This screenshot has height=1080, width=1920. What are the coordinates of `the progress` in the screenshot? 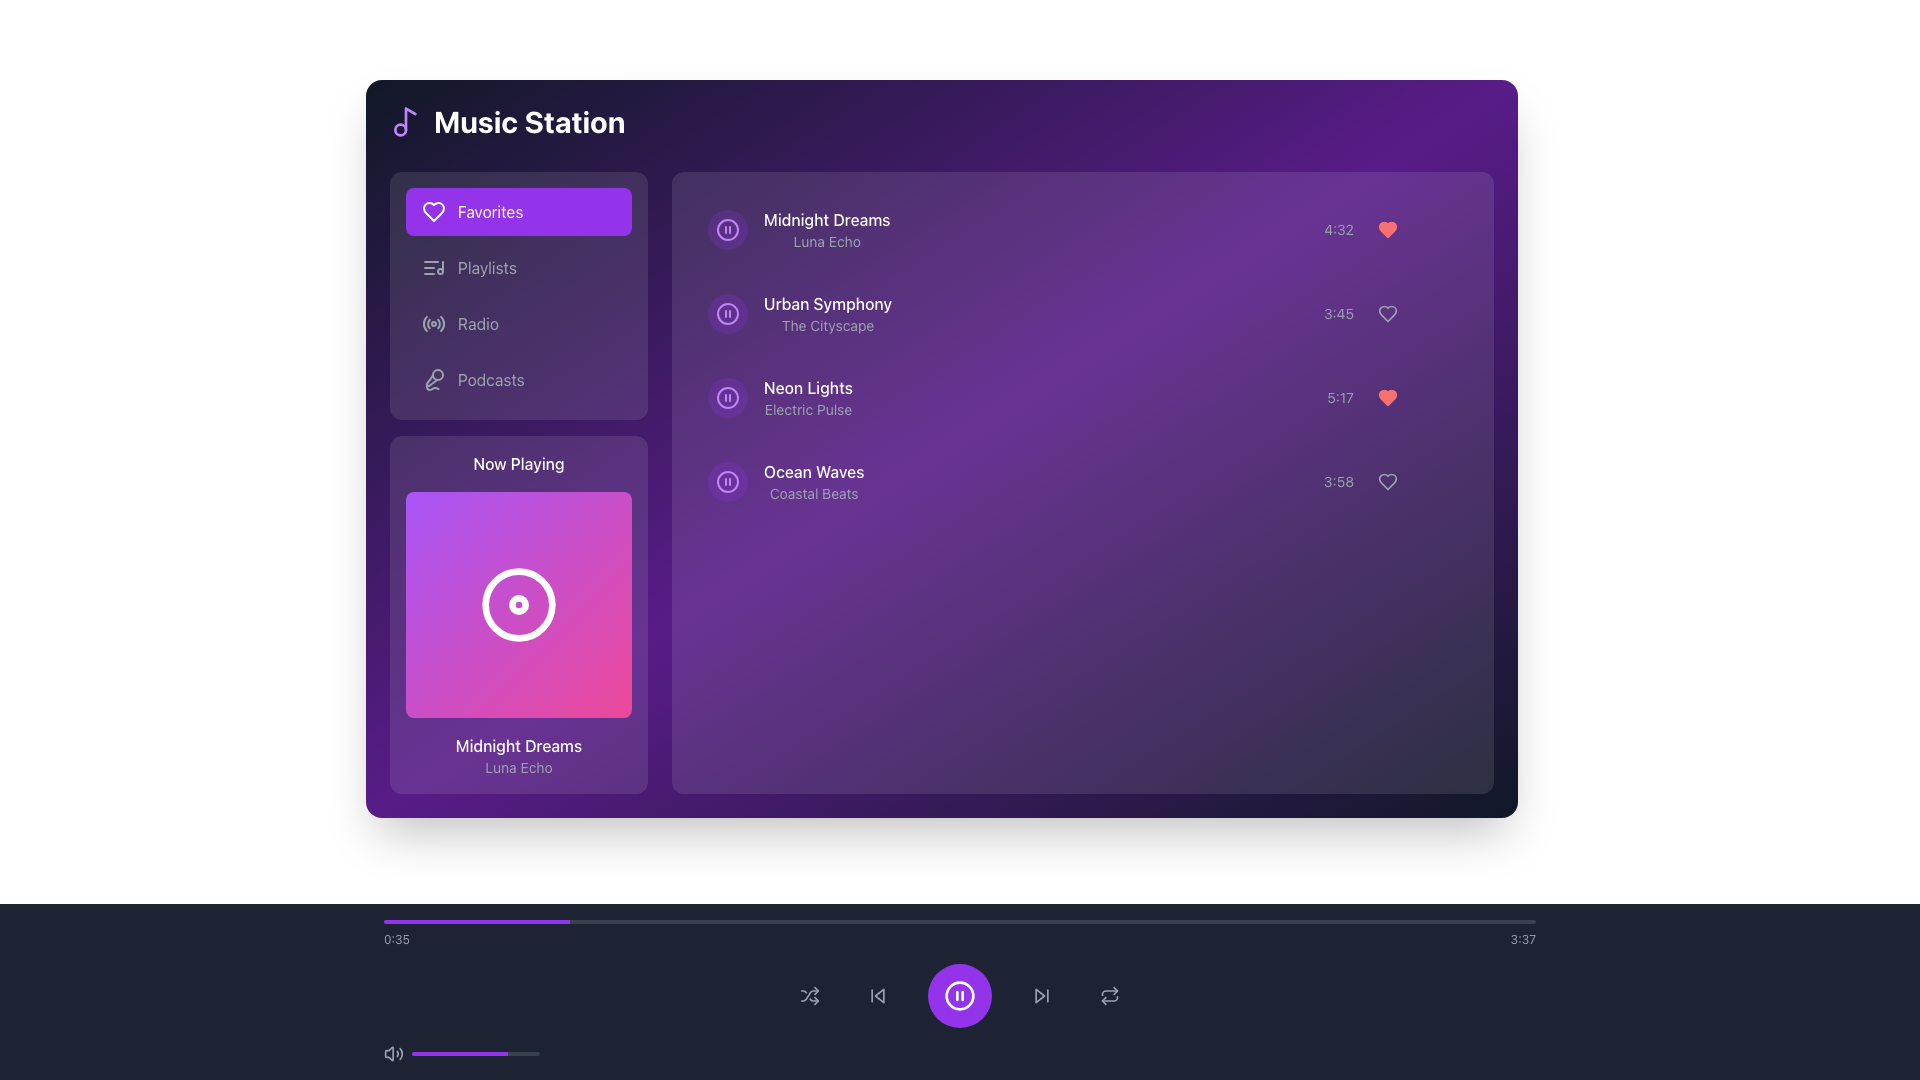 It's located at (477, 1052).